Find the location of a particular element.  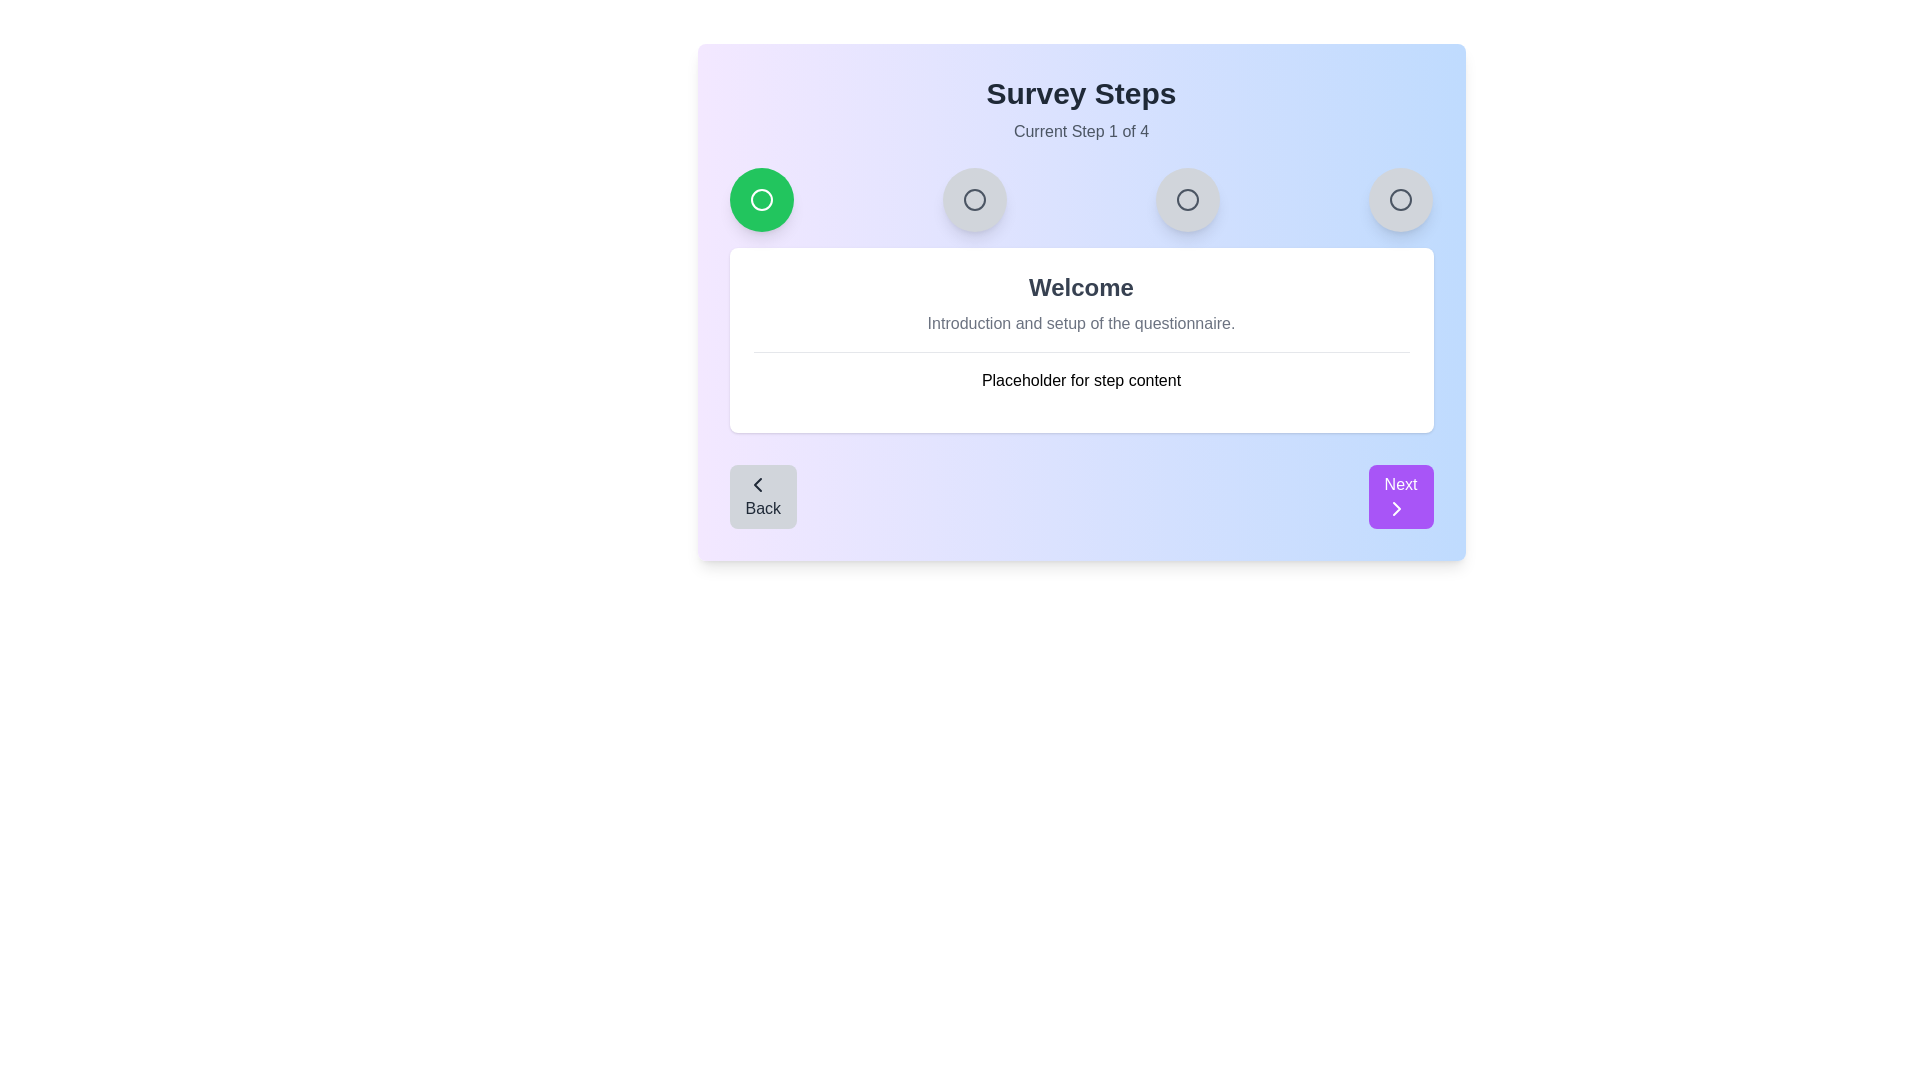

the centered text label displaying 'Welcome' in large, bold dark gray font against a white background, which is located above the introductory message is located at coordinates (1080, 288).